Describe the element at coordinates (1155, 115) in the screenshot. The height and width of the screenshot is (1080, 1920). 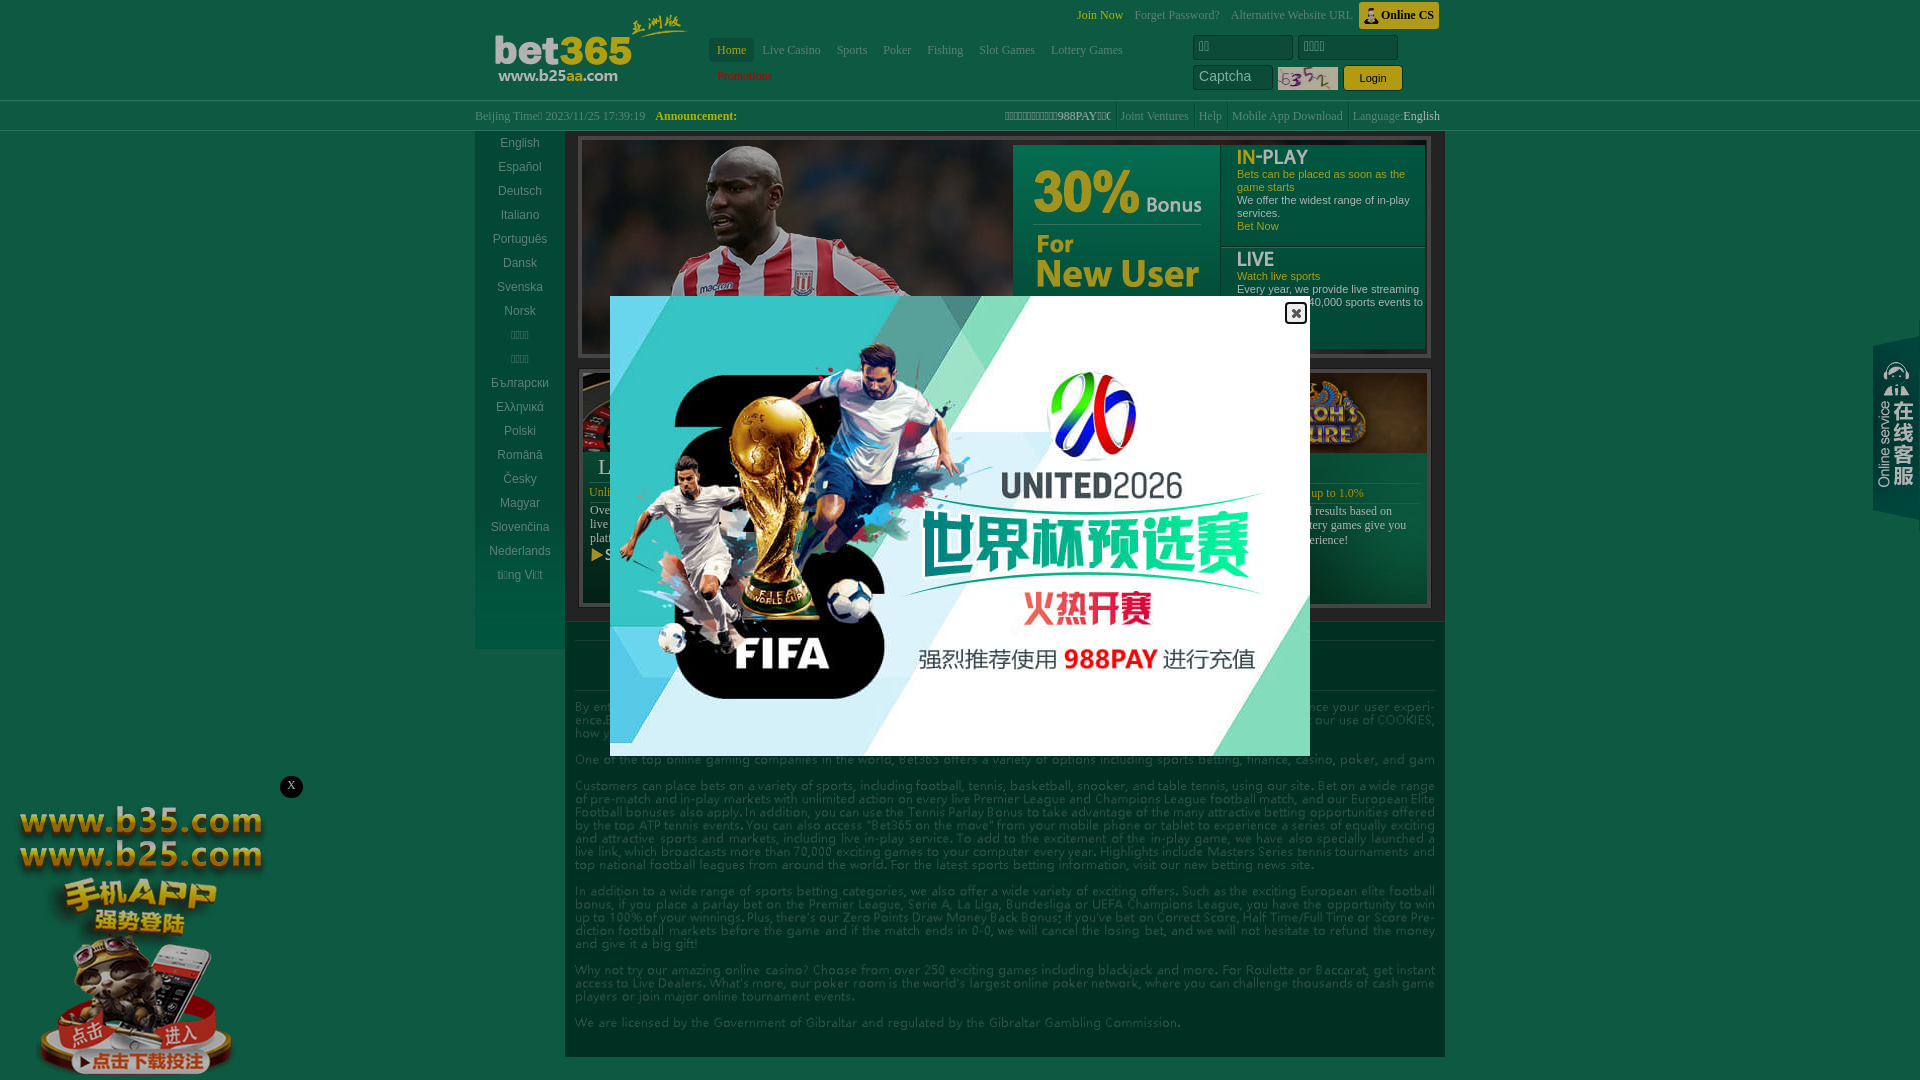
I see `'Joint Ventures'` at that location.